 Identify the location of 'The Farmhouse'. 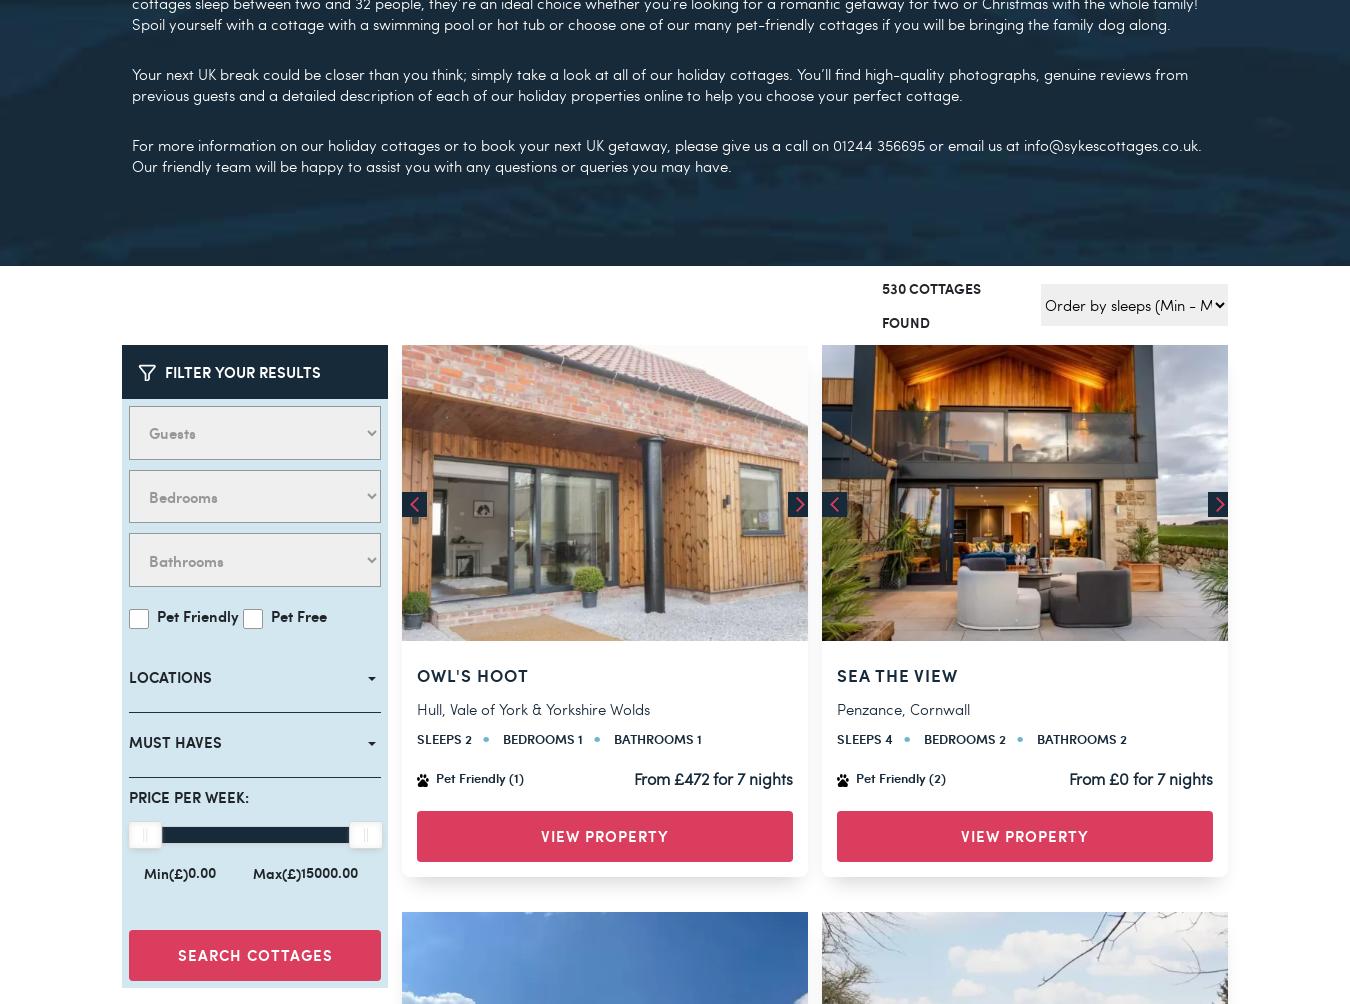
(912, 66).